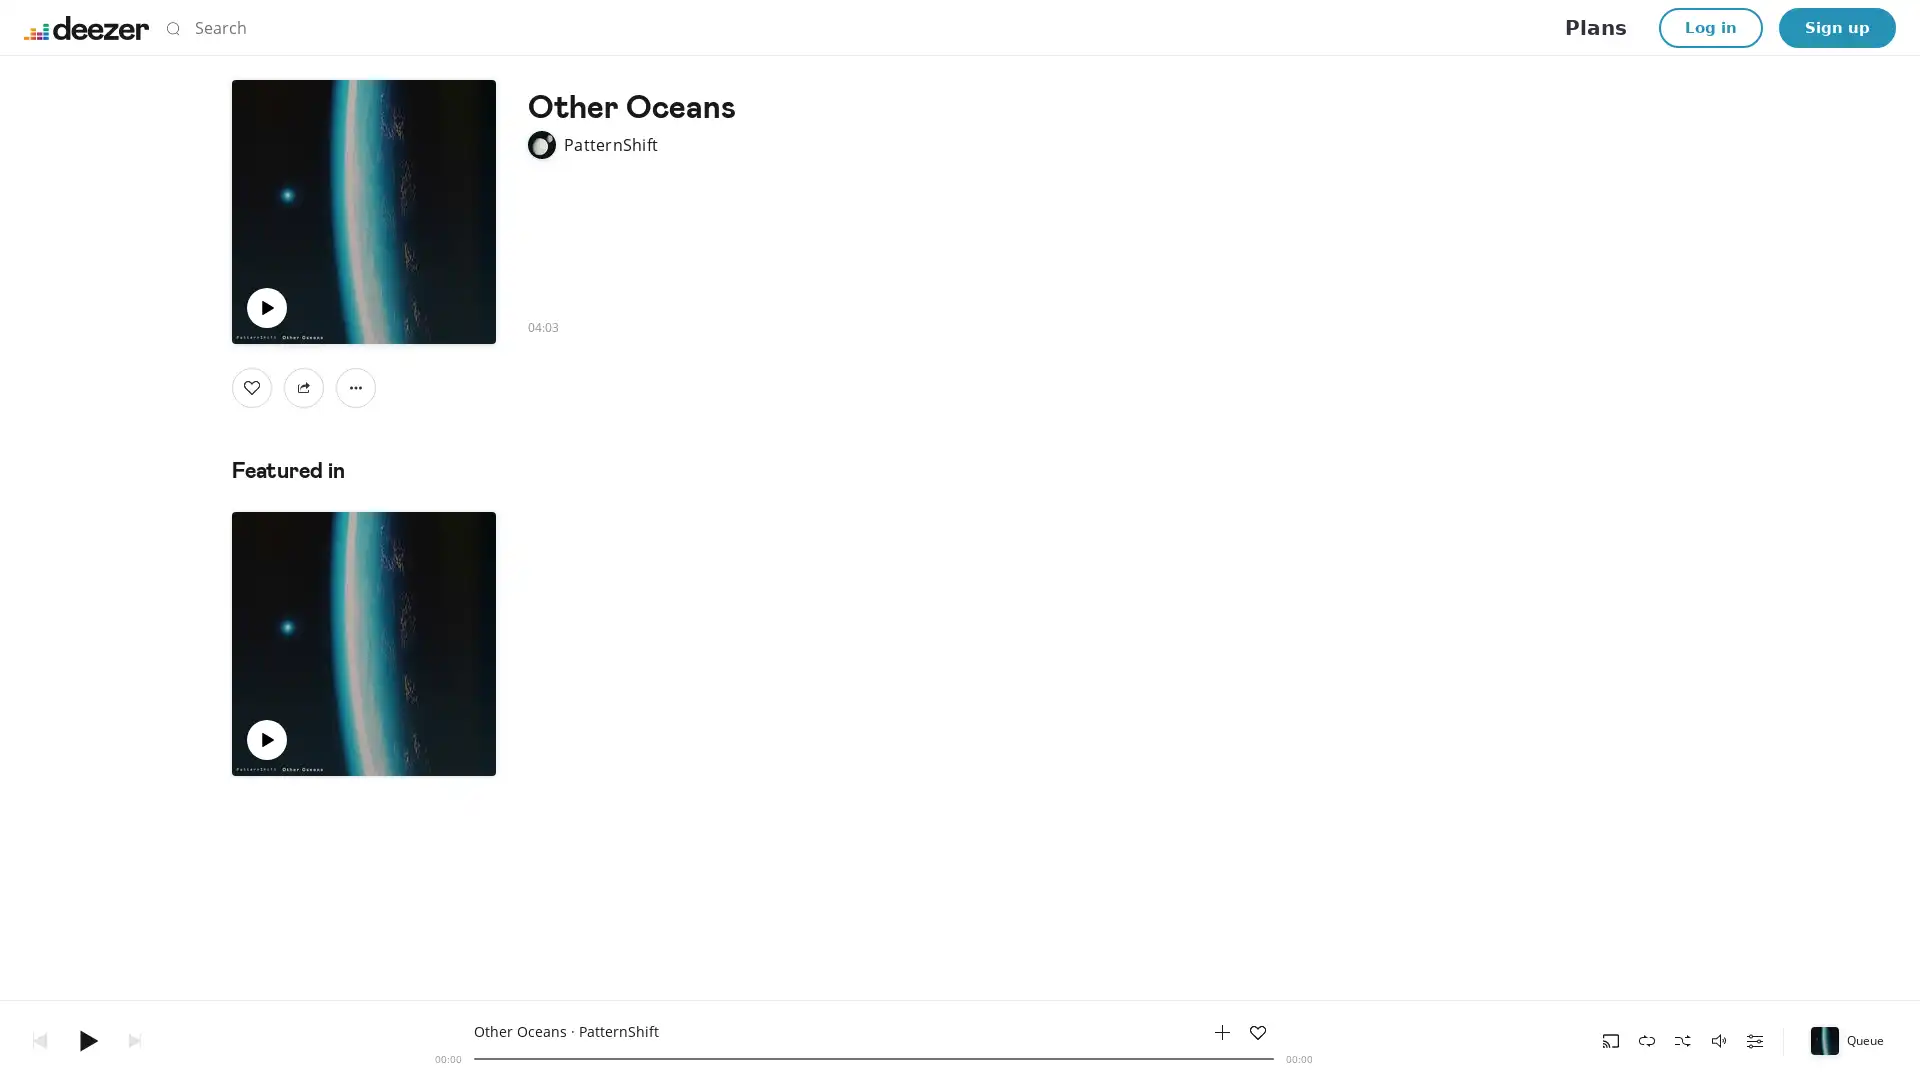  Describe the element at coordinates (39, 1039) in the screenshot. I see `Back` at that location.